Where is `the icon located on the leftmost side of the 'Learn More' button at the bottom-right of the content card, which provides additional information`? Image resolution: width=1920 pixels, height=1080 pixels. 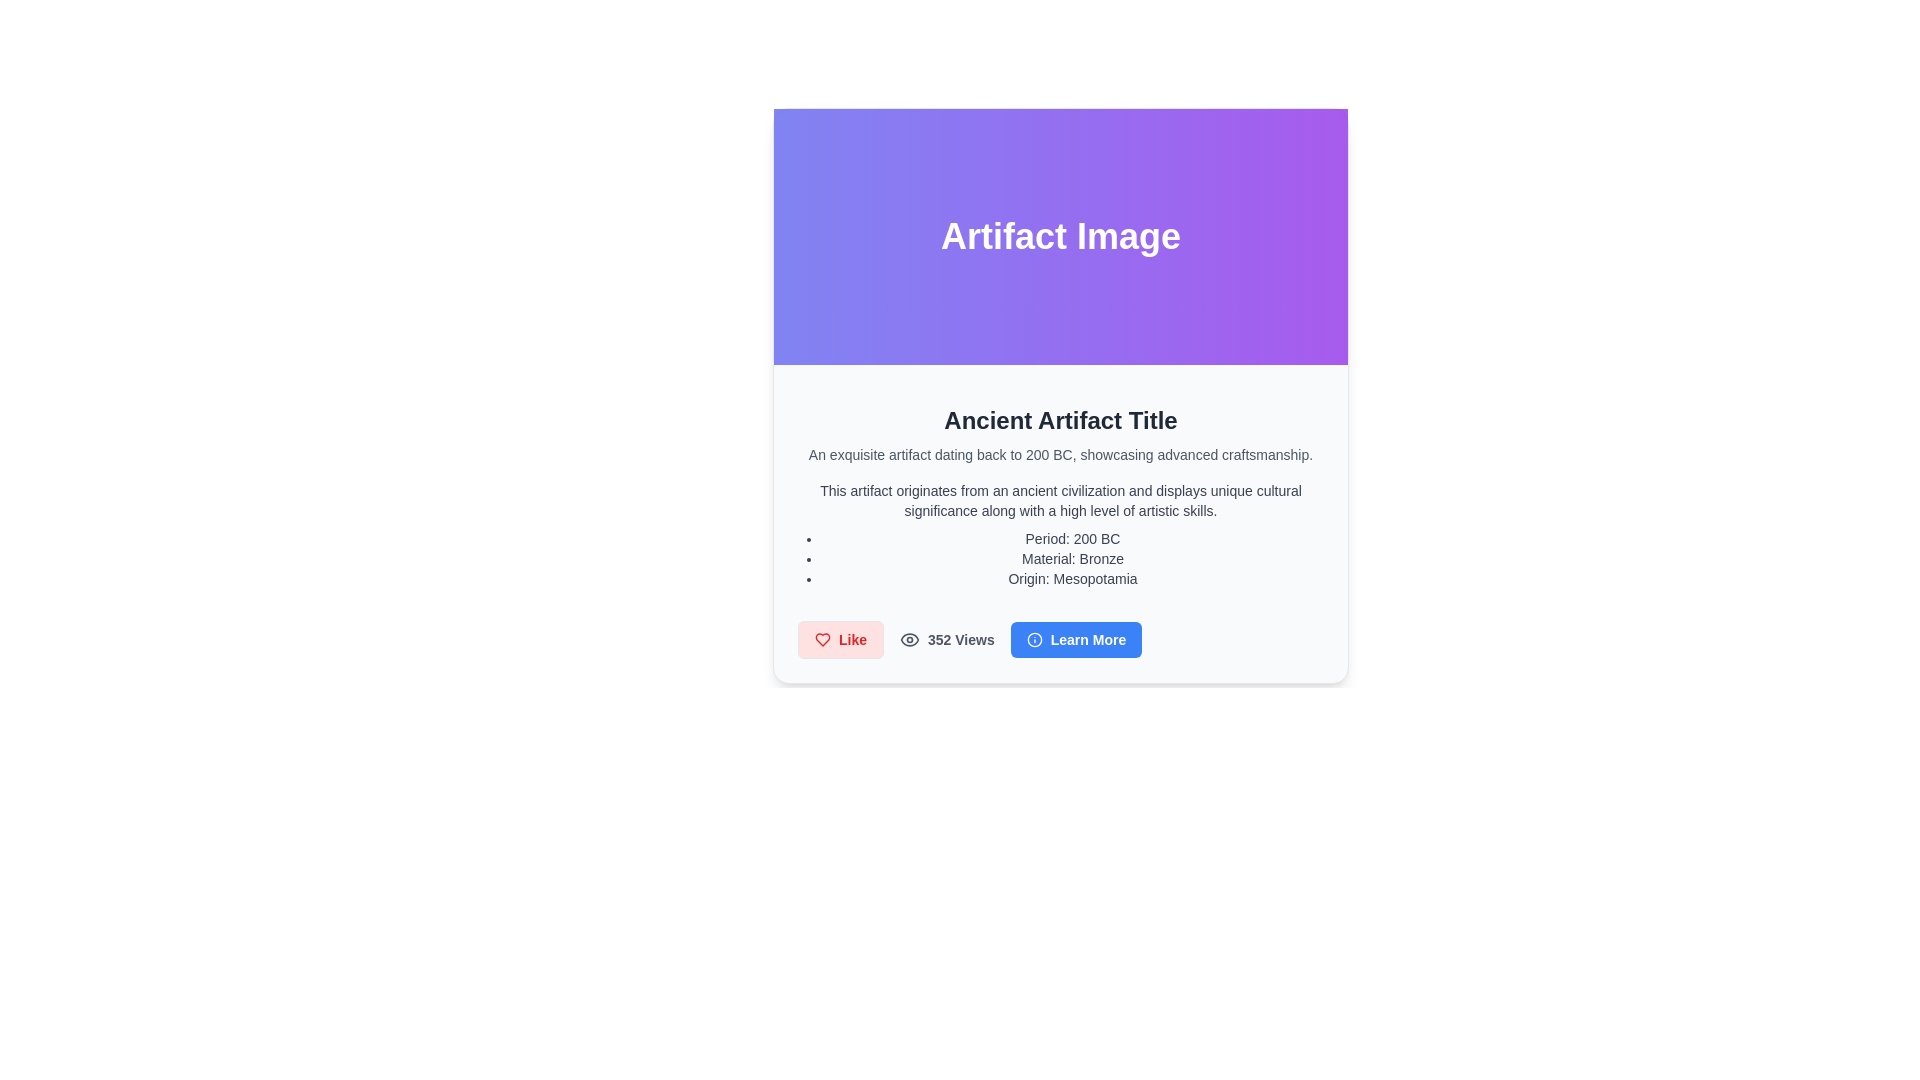
the icon located on the leftmost side of the 'Learn More' button at the bottom-right of the content card, which provides additional information is located at coordinates (1034, 640).